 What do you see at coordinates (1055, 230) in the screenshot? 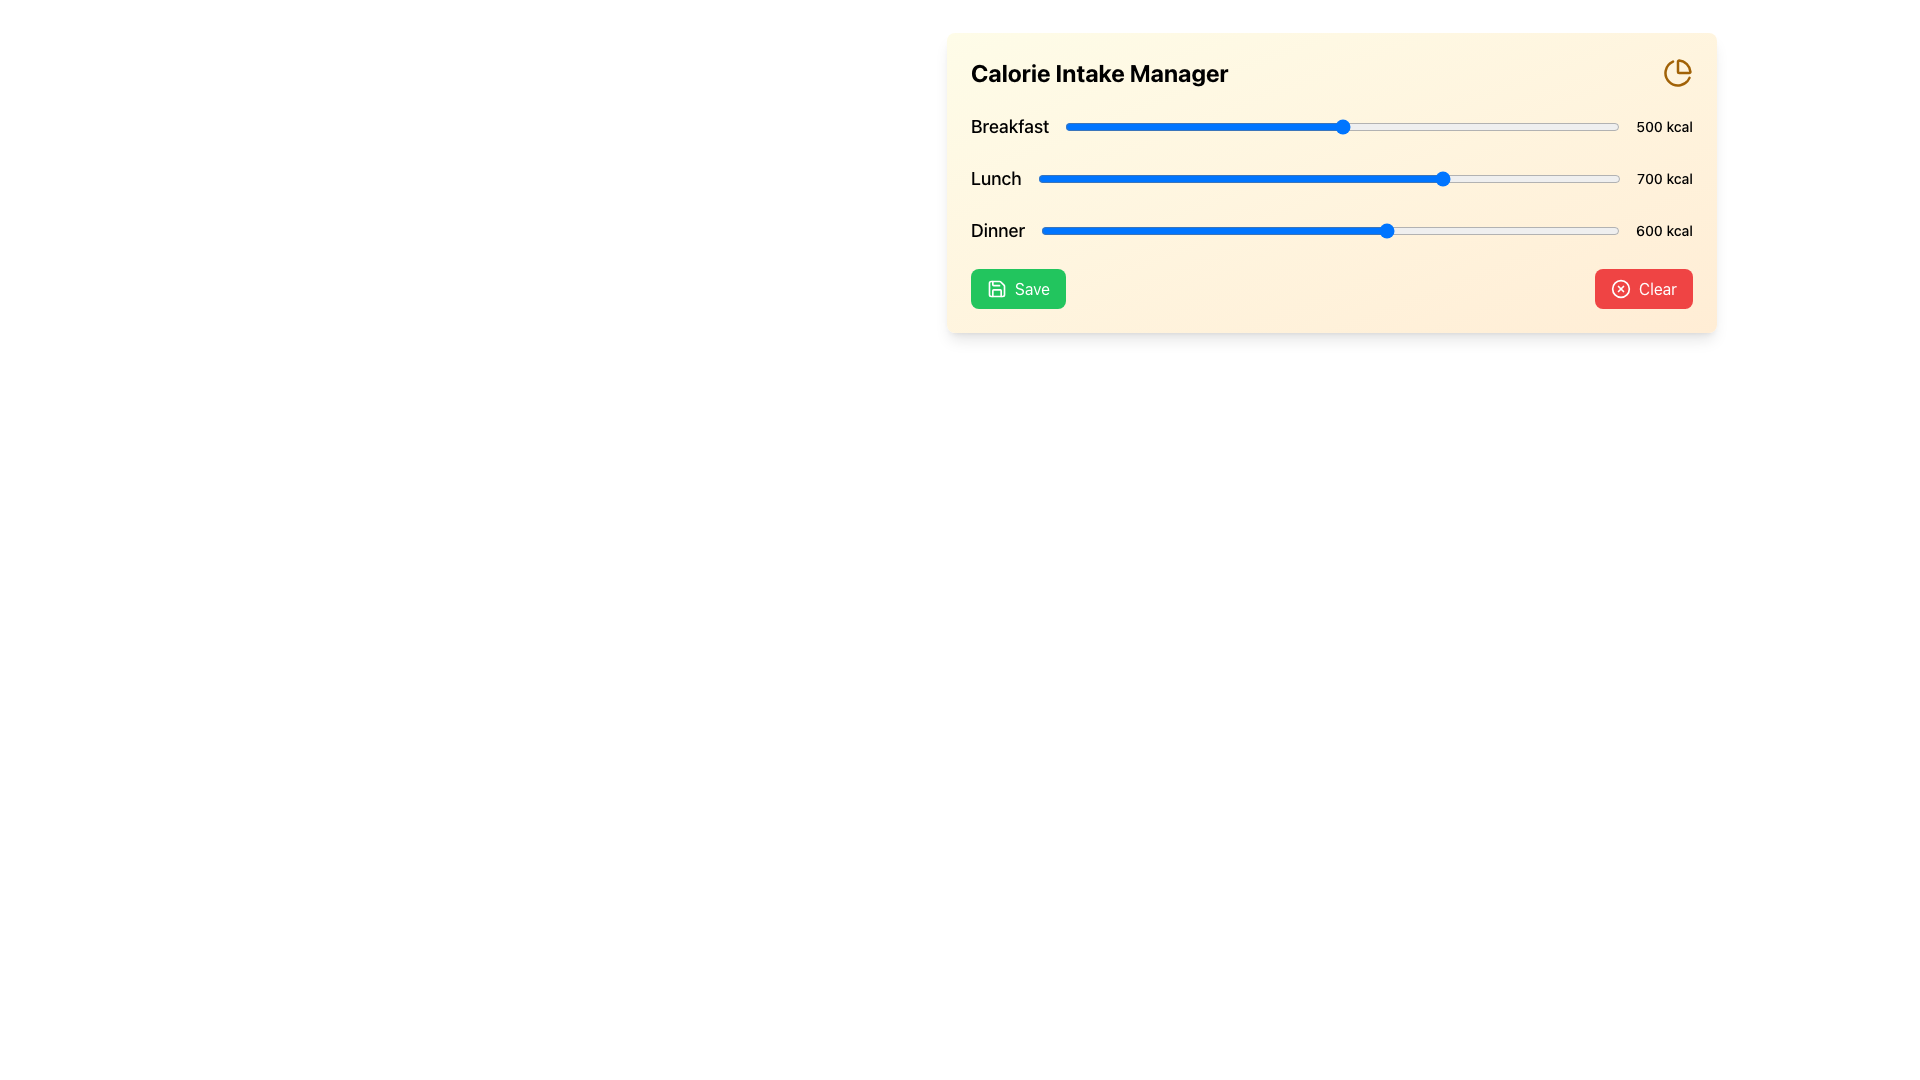
I see `Dinner kcal` at bounding box center [1055, 230].